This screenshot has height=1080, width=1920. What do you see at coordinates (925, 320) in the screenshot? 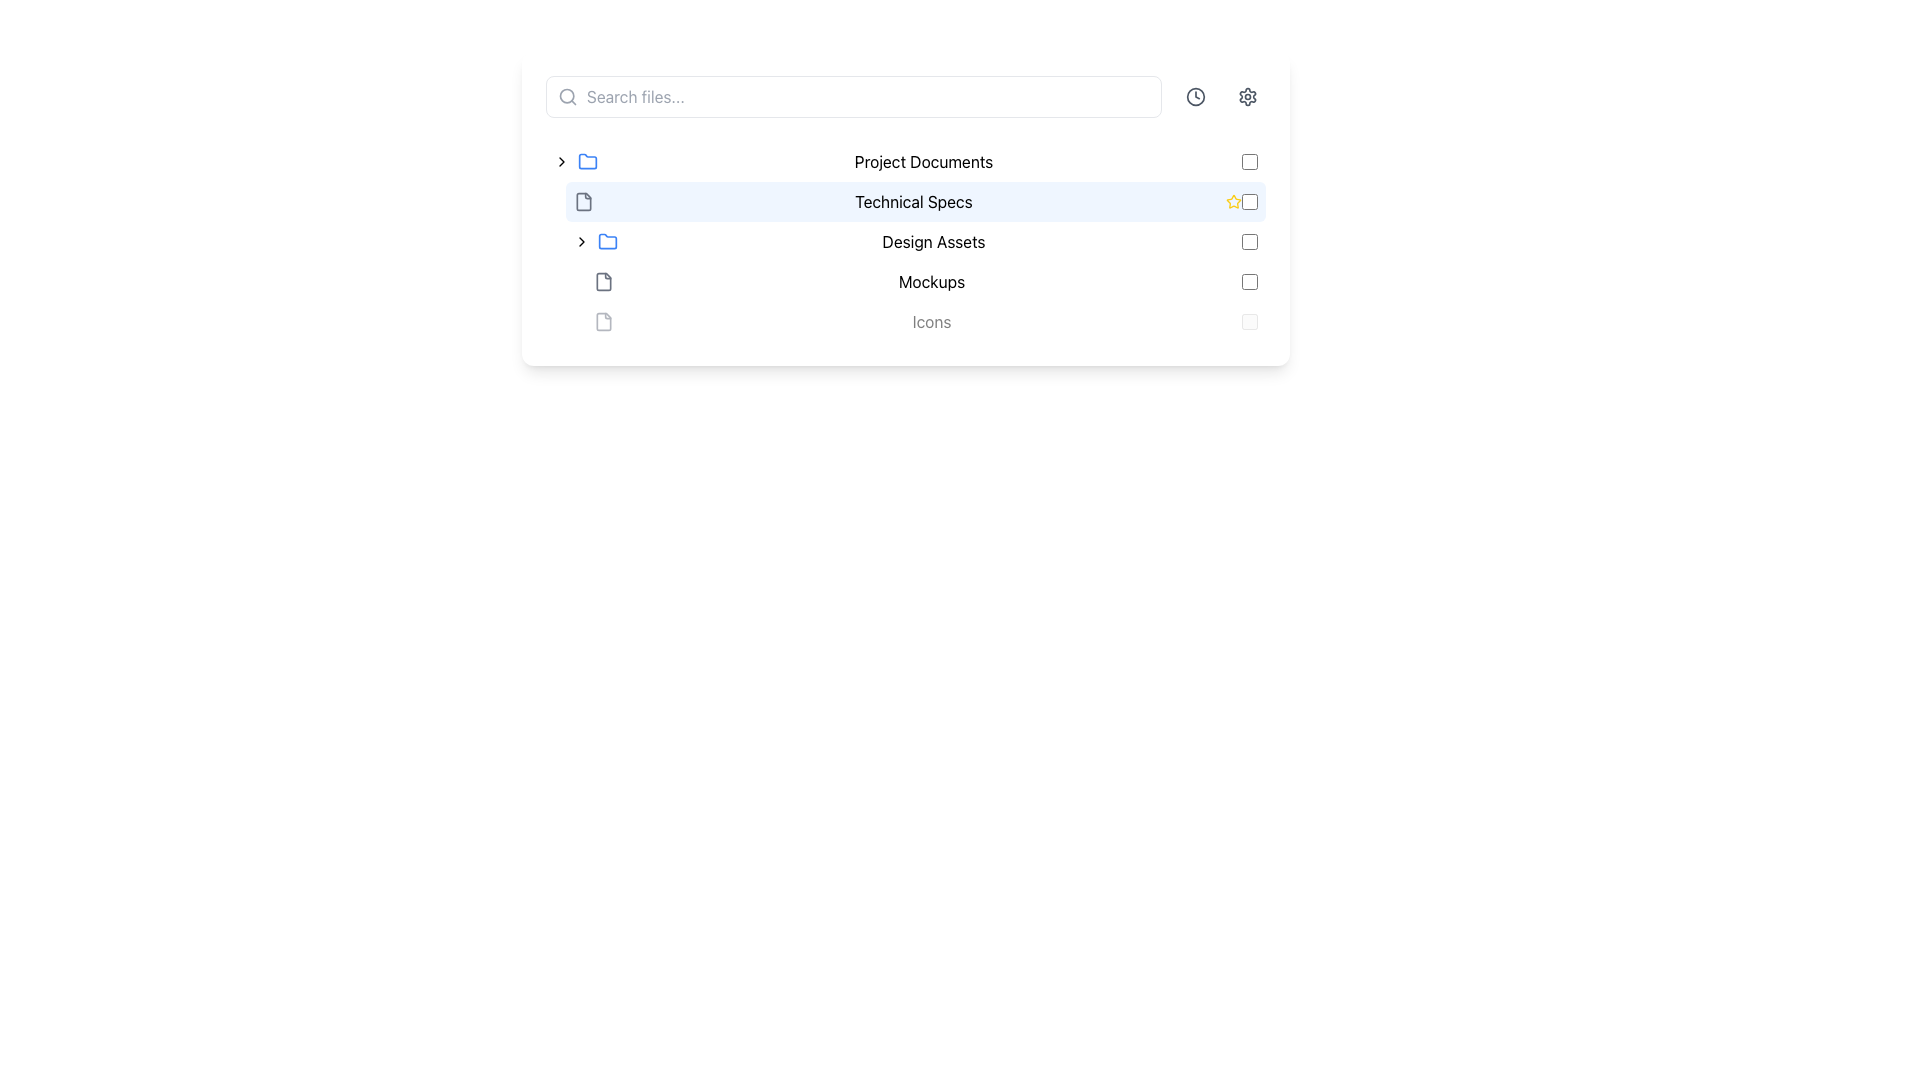
I see `the inactive clickable list item labeled 'Icons' which displays a file icon and is located below the 'Mockups' entry` at bounding box center [925, 320].